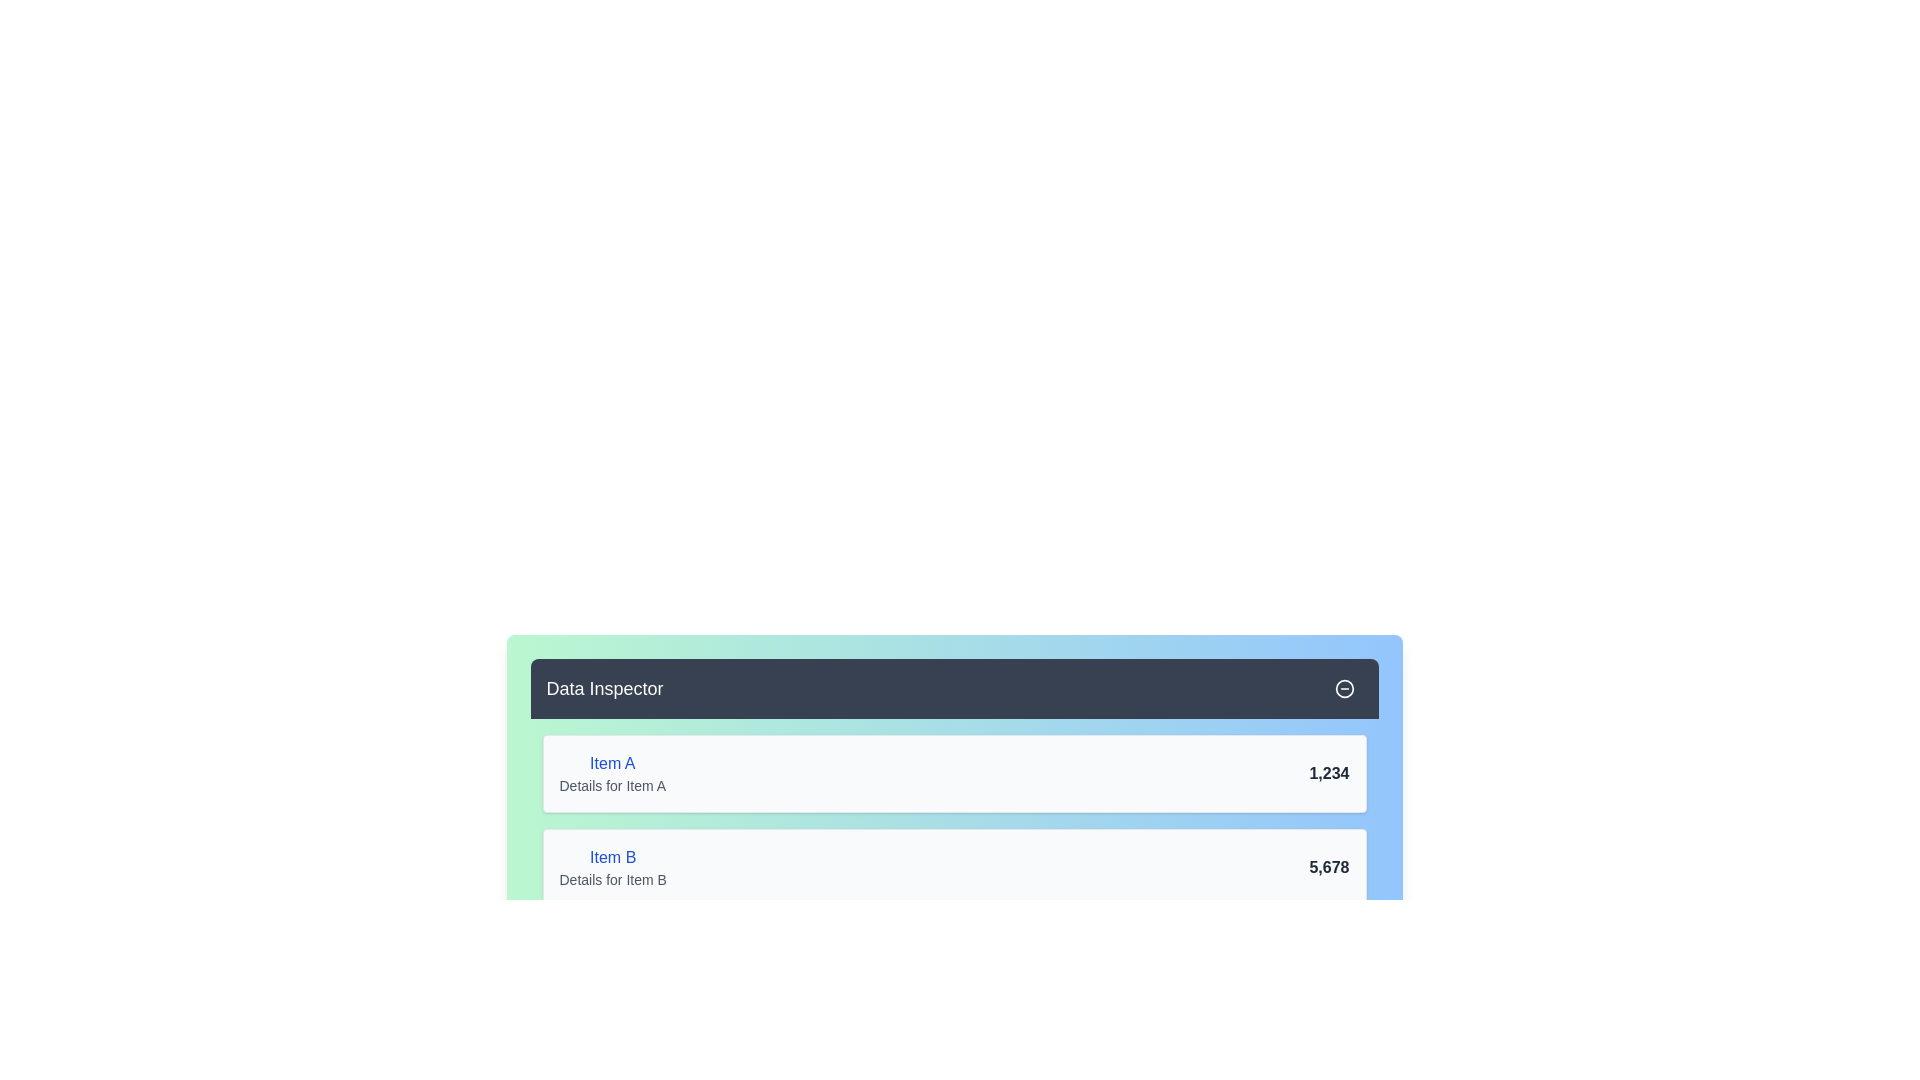 Image resolution: width=1920 pixels, height=1080 pixels. Describe the element at coordinates (1329, 866) in the screenshot. I see `the Text Label displaying numerical data related to 'Item B', located to the far right of the 'Details for Item B' text` at that location.